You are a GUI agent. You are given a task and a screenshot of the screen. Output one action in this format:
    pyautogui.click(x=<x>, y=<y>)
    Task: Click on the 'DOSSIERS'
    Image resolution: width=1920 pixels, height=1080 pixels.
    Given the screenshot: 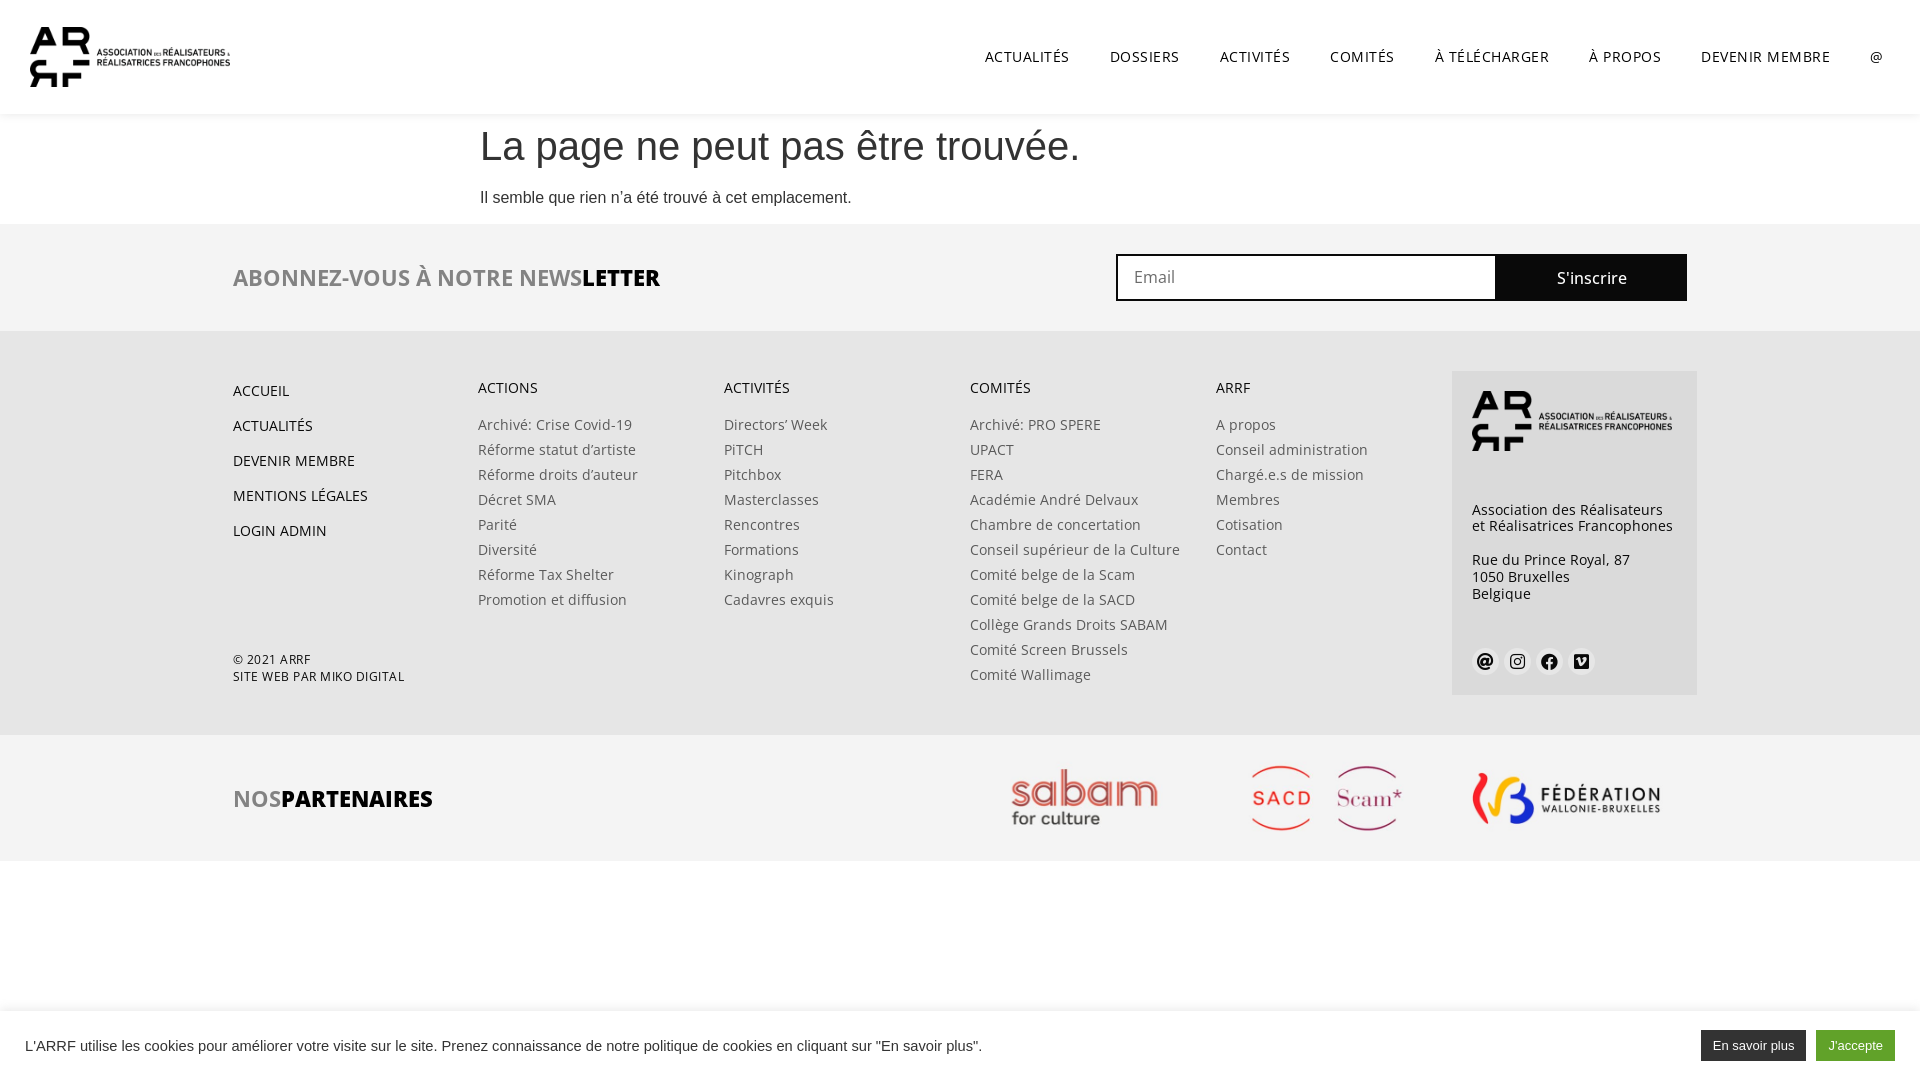 What is the action you would take?
    pyautogui.click(x=1145, y=56)
    